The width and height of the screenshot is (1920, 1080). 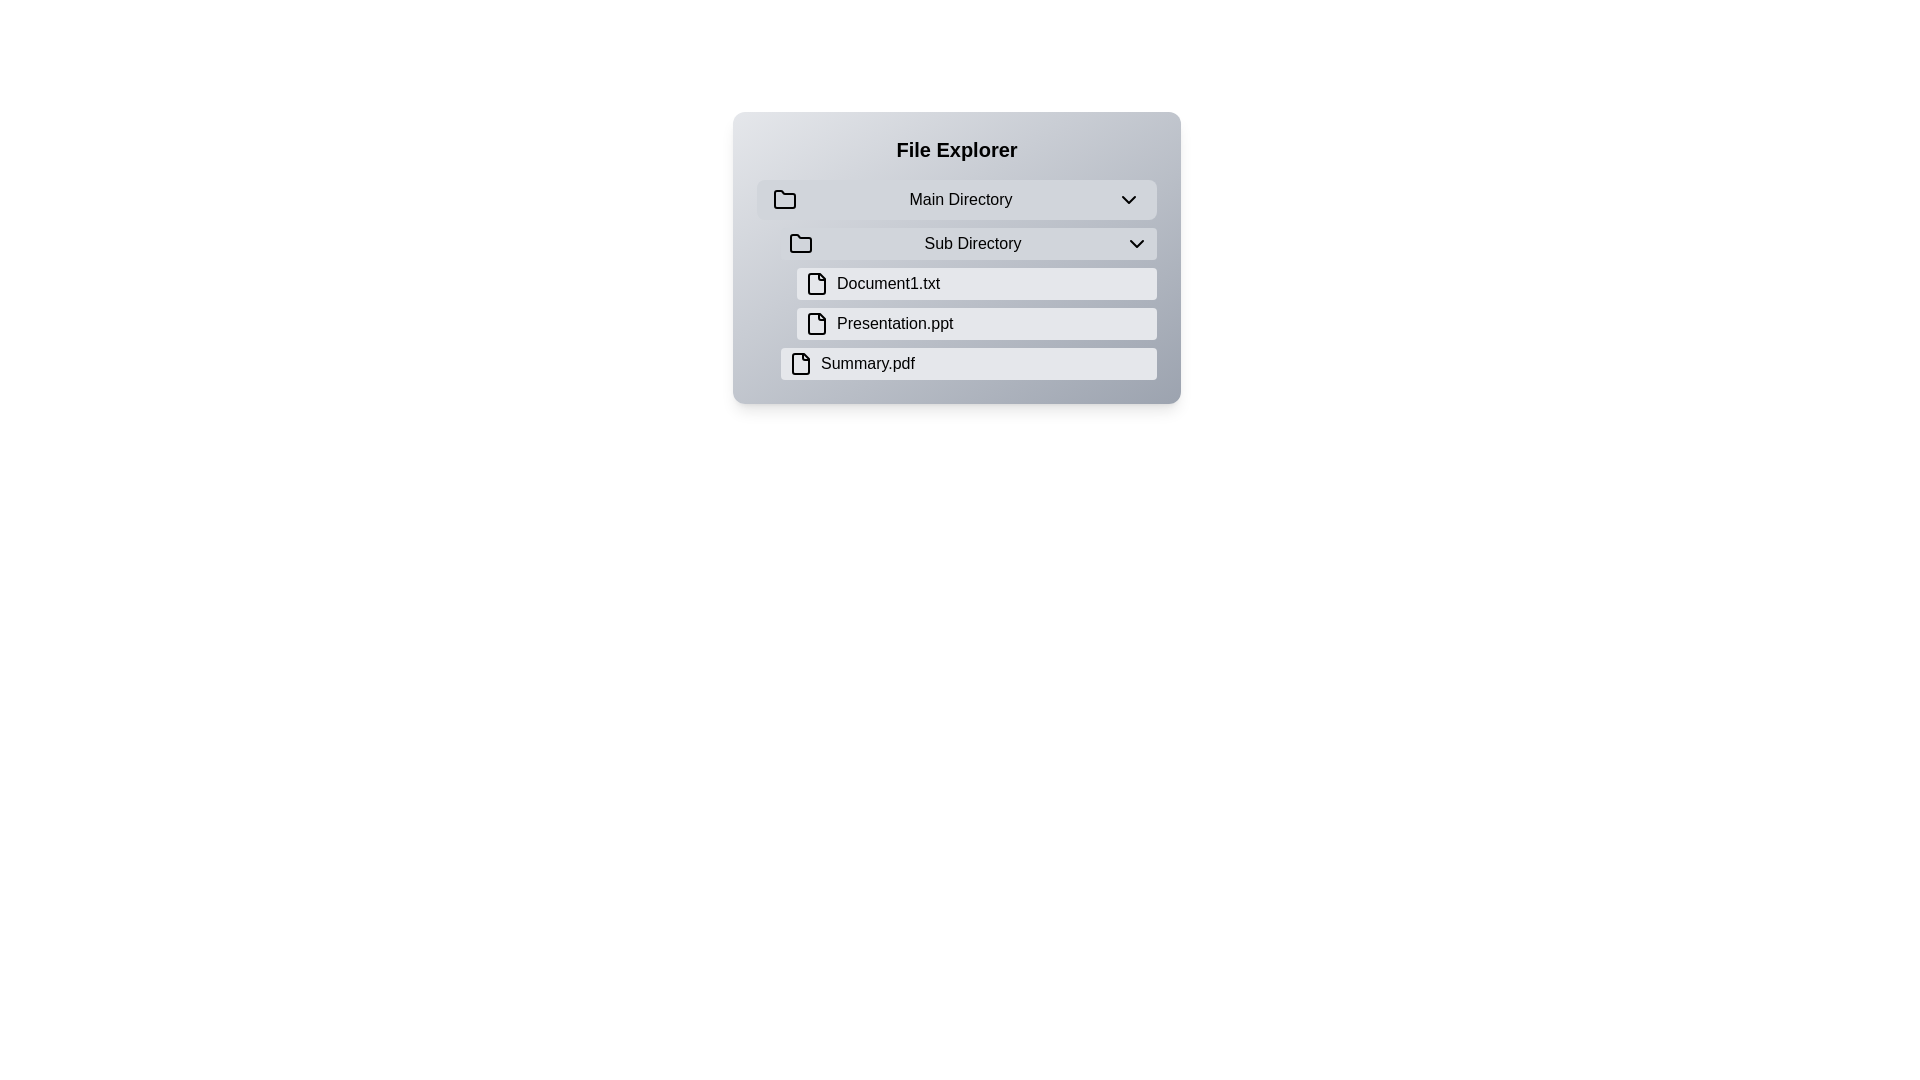 What do you see at coordinates (977, 284) in the screenshot?
I see `the first list item representing the file 'Document1.txt'` at bounding box center [977, 284].